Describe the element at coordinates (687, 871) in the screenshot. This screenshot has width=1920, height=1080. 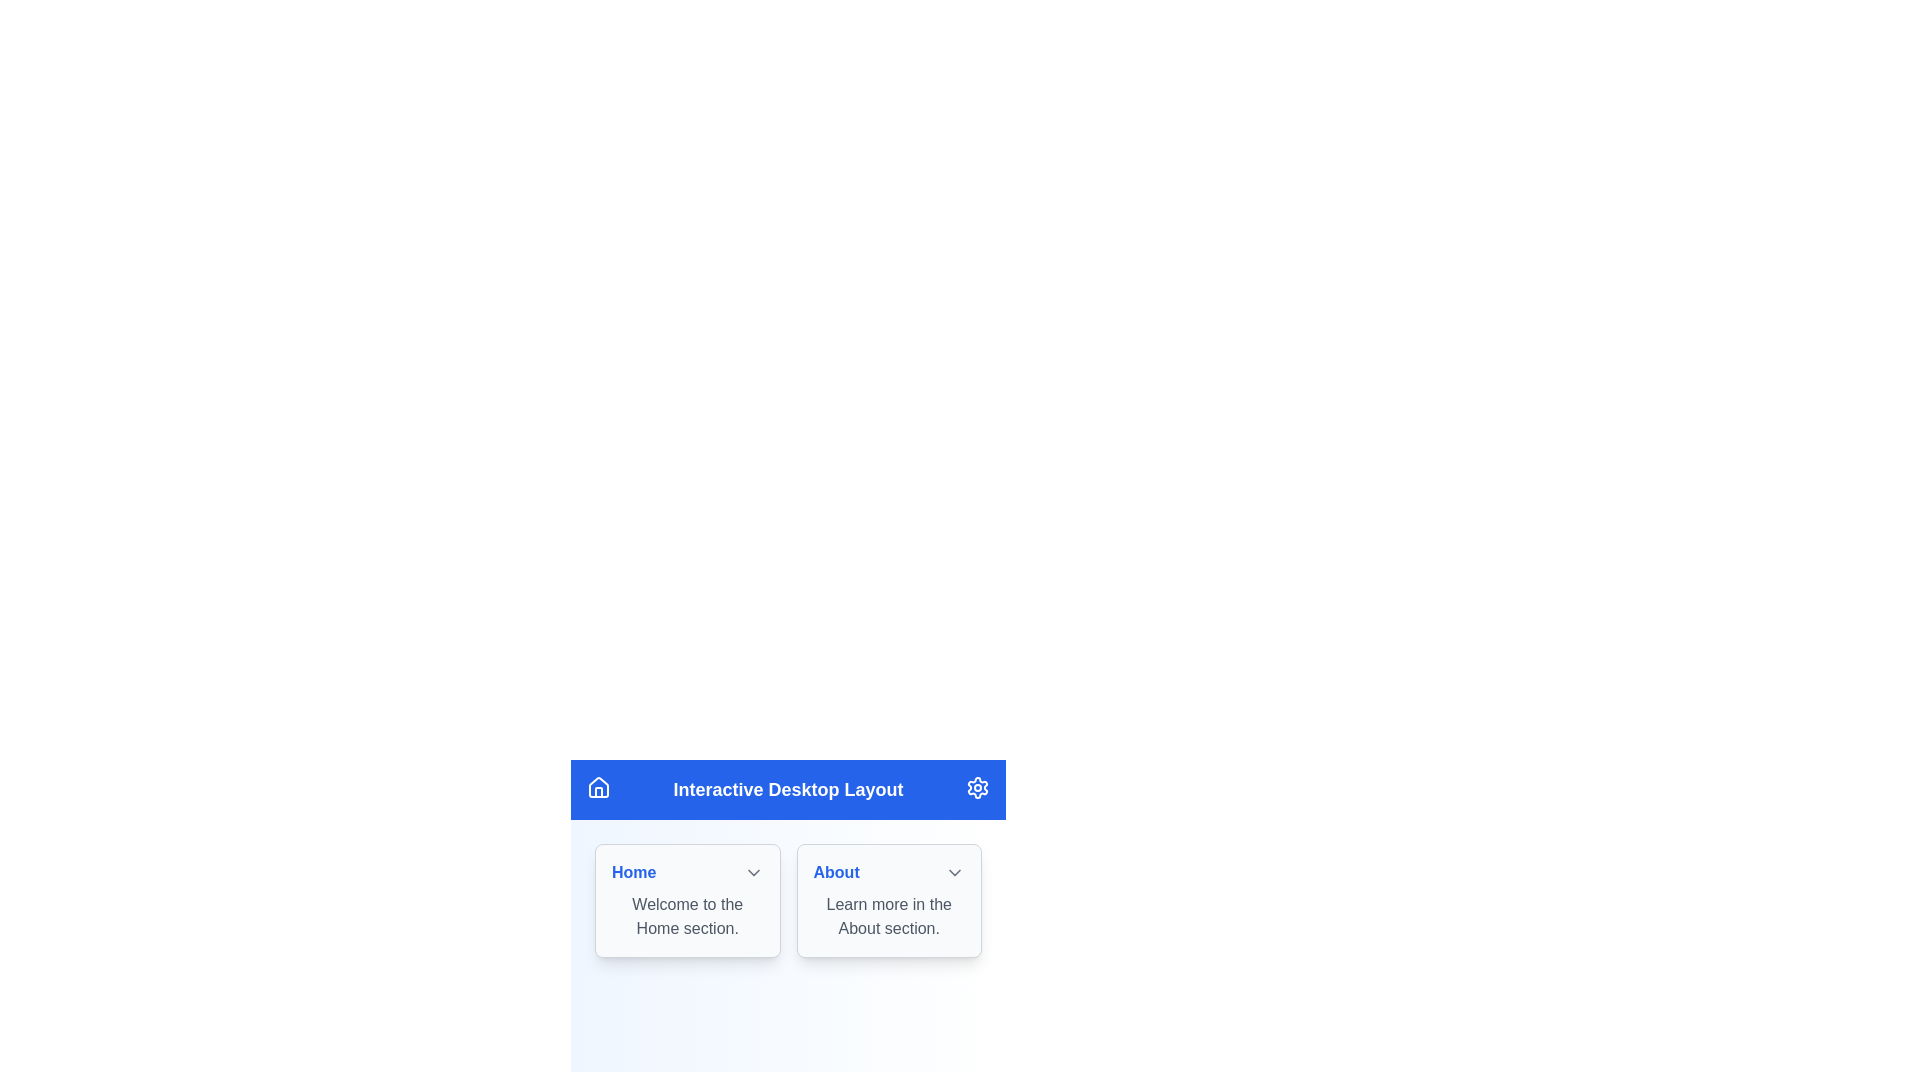
I see `the 'Home' clickable label with a dropdown indicator` at that location.